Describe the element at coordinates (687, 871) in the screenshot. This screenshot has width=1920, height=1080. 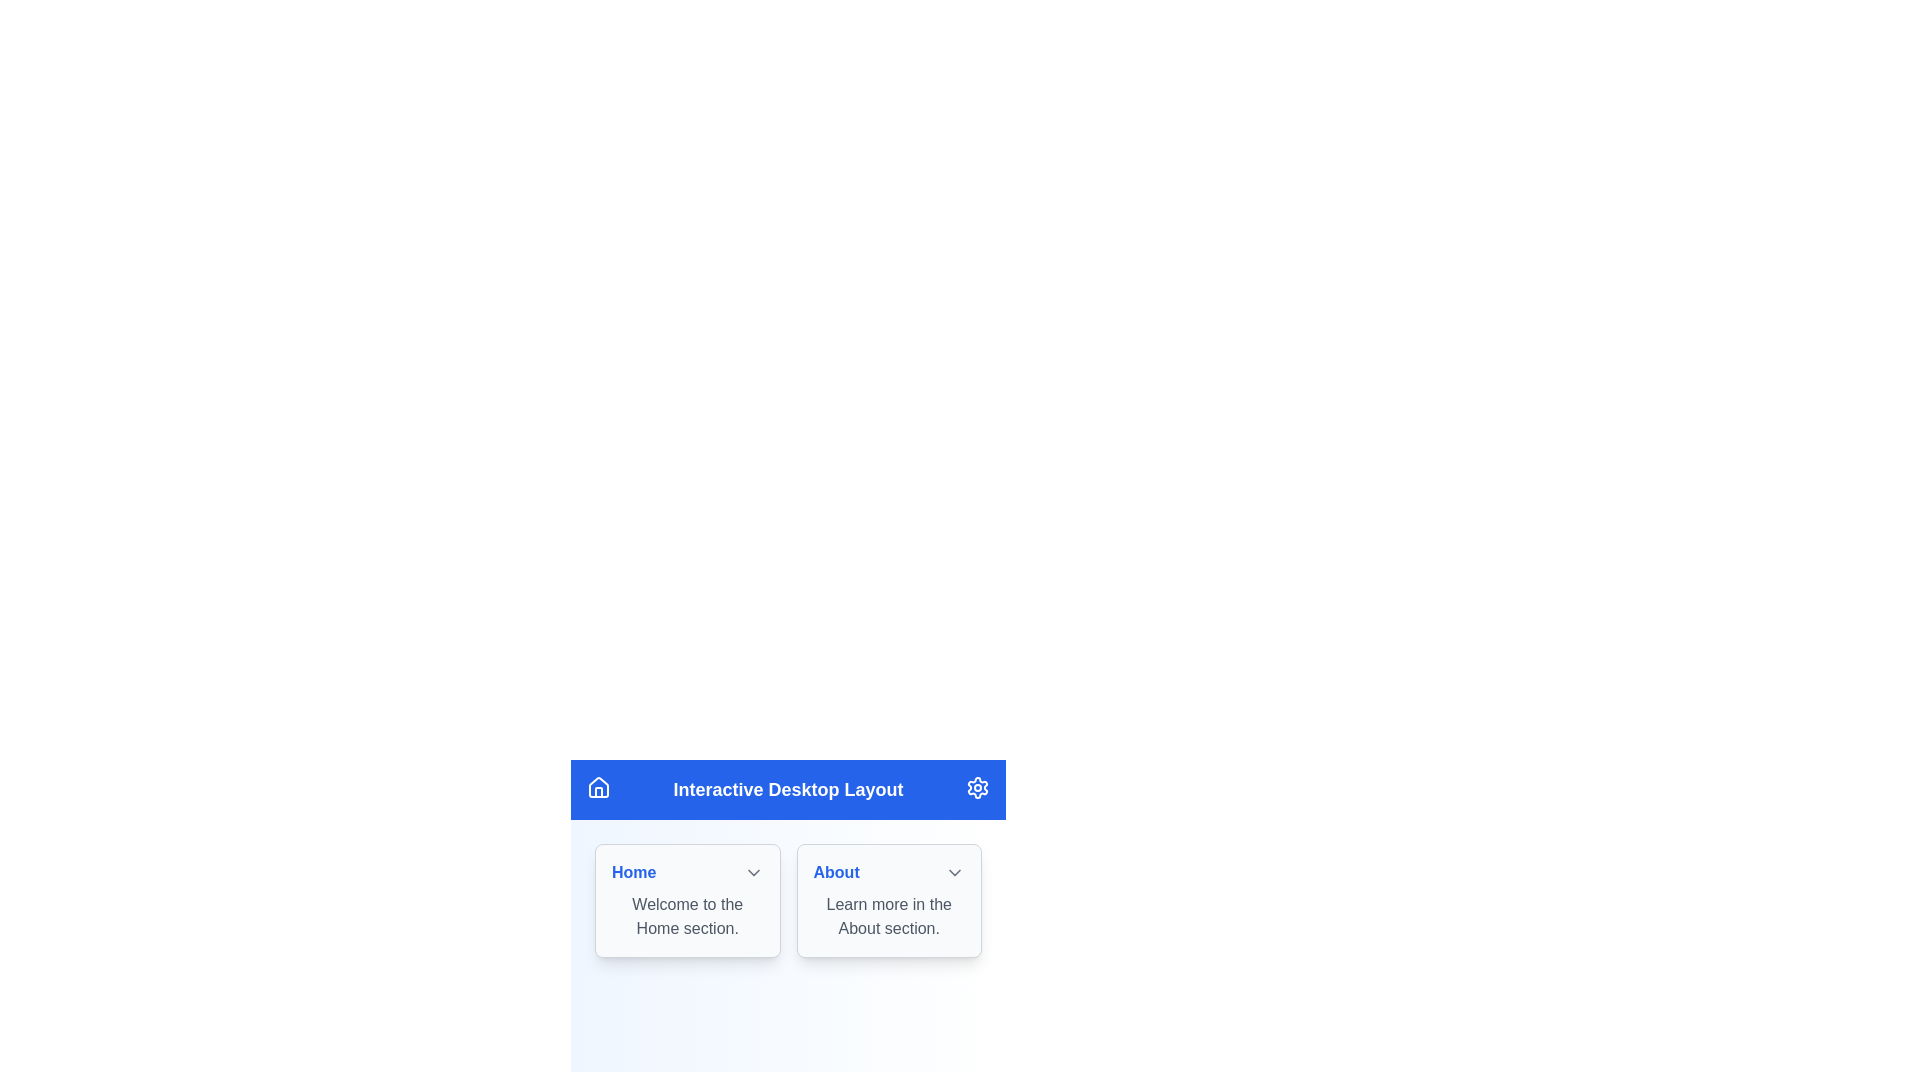
I see `the 'Home' clickable label with a dropdown indicator` at that location.